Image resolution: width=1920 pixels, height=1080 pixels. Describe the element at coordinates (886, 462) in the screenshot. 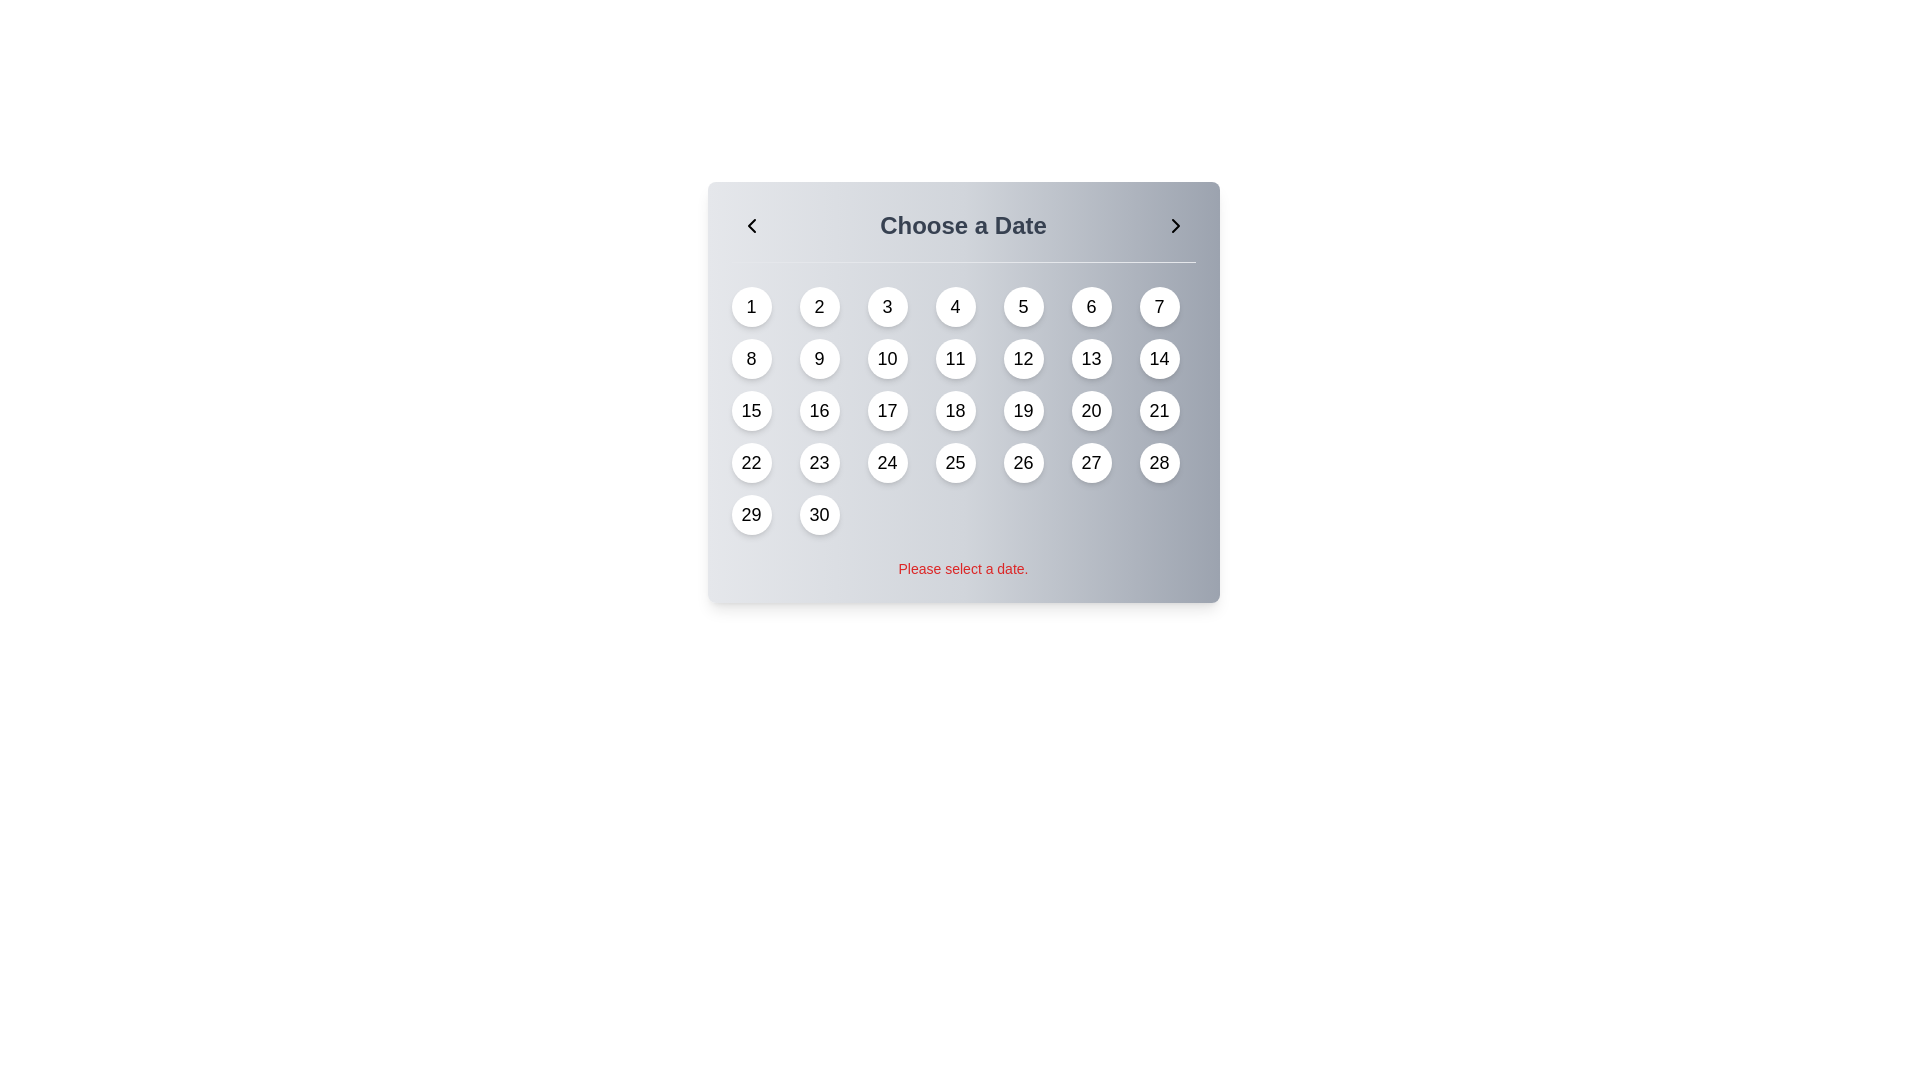

I see `the date button for the 24th day in the calendar interface` at that location.